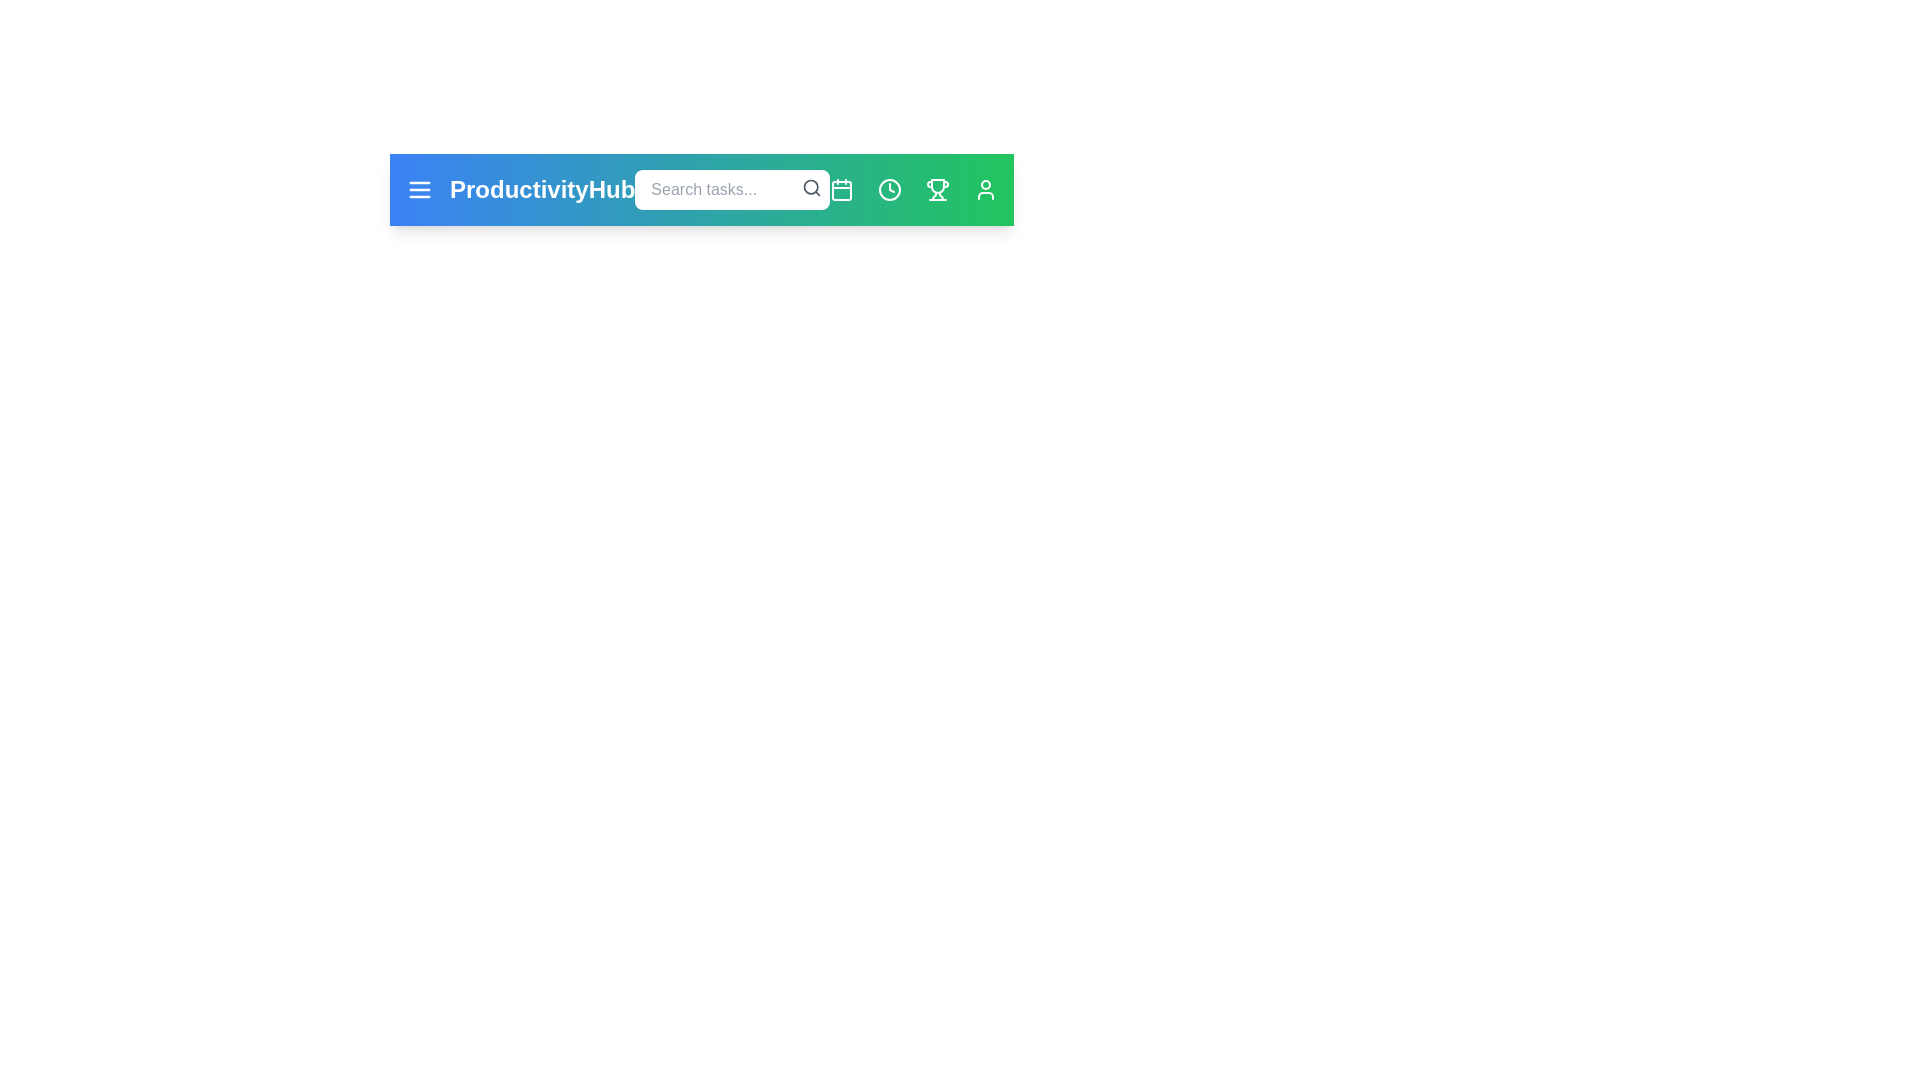  Describe the element at coordinates (985, 189) in the screenshot. I see `the user profile icon to access the user profile` at that location.